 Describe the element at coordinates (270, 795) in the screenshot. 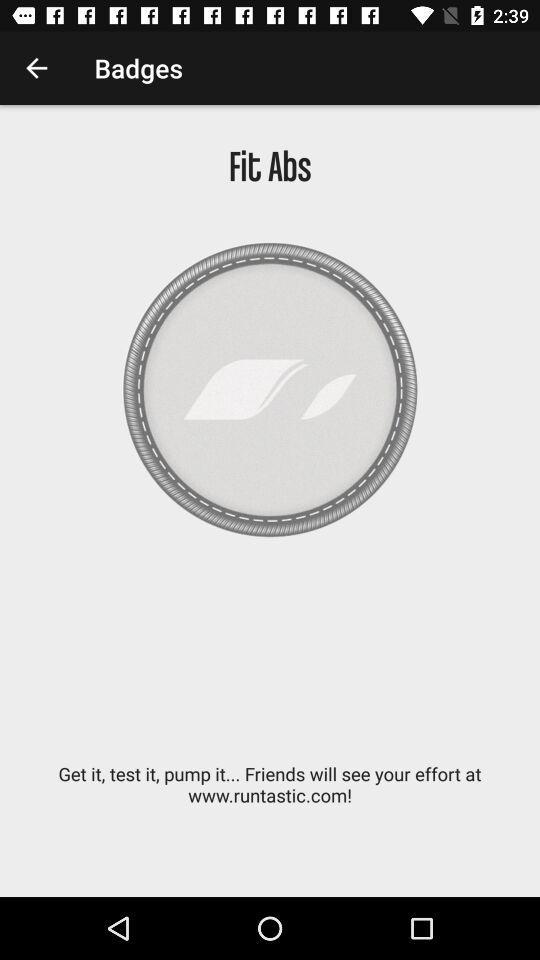

I see `get it test item` at that location.